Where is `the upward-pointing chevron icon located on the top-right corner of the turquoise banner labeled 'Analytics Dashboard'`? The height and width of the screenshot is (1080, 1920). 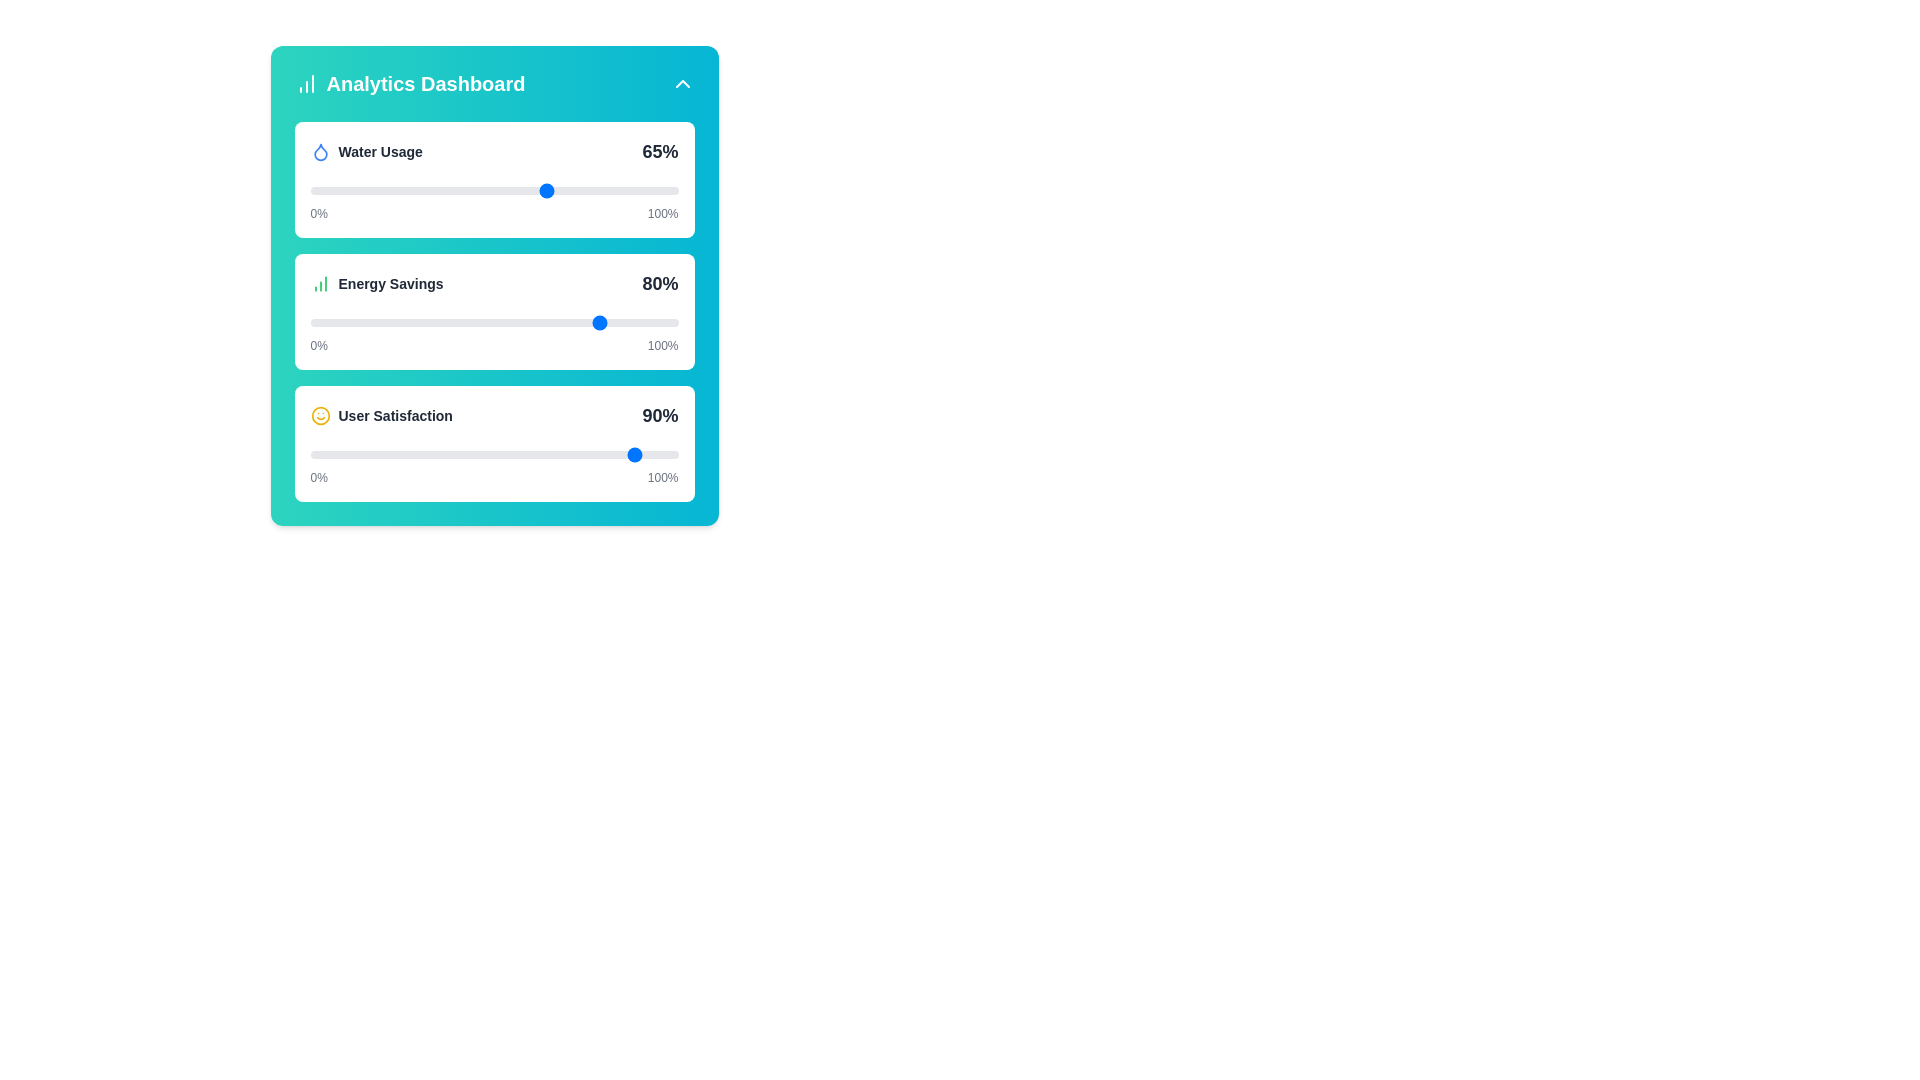
the upward-pointing chevron icon located on the top-right corner of the turquoise banner labeled 'Analytics Dashboard' is located at coordinates (682, 83).